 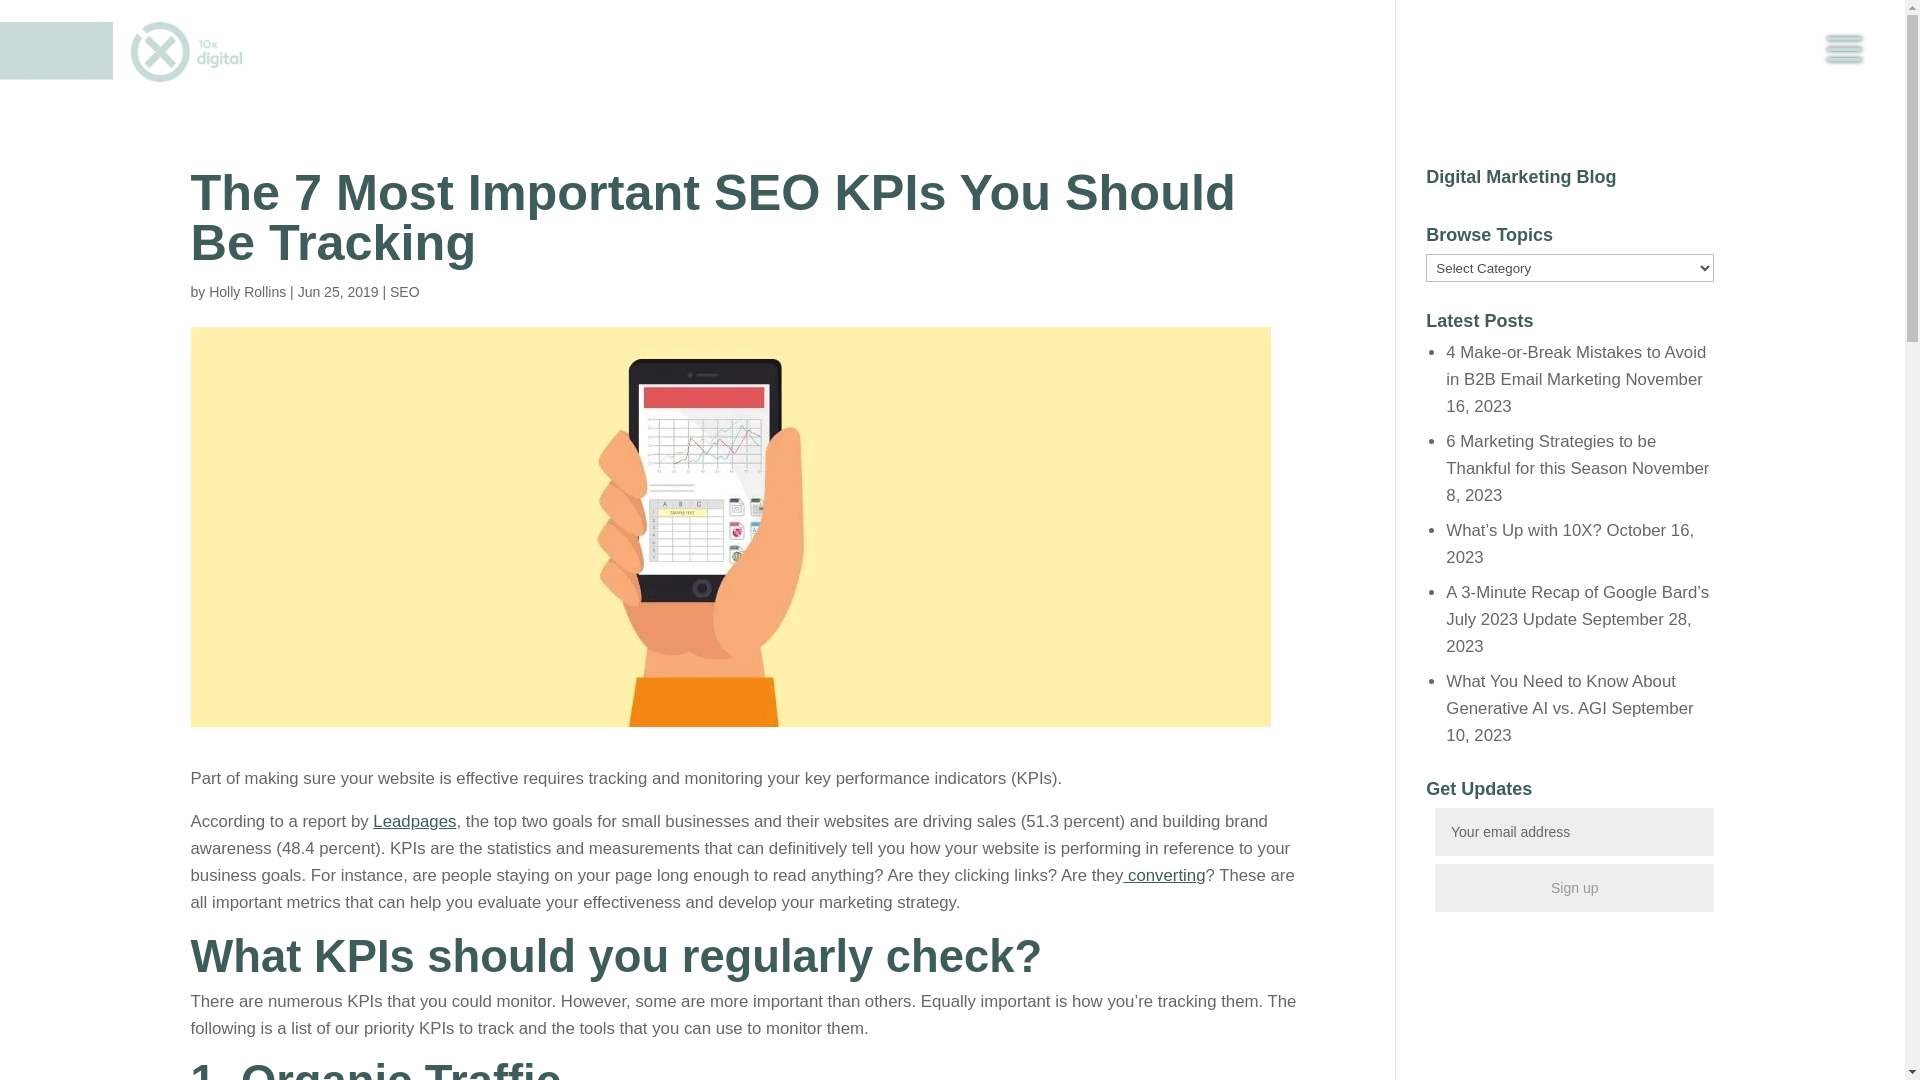 What do you see at coordinates (1573, 886) in the screenshot?
I see `'Sign up'` at bounding box center [1573, 886].